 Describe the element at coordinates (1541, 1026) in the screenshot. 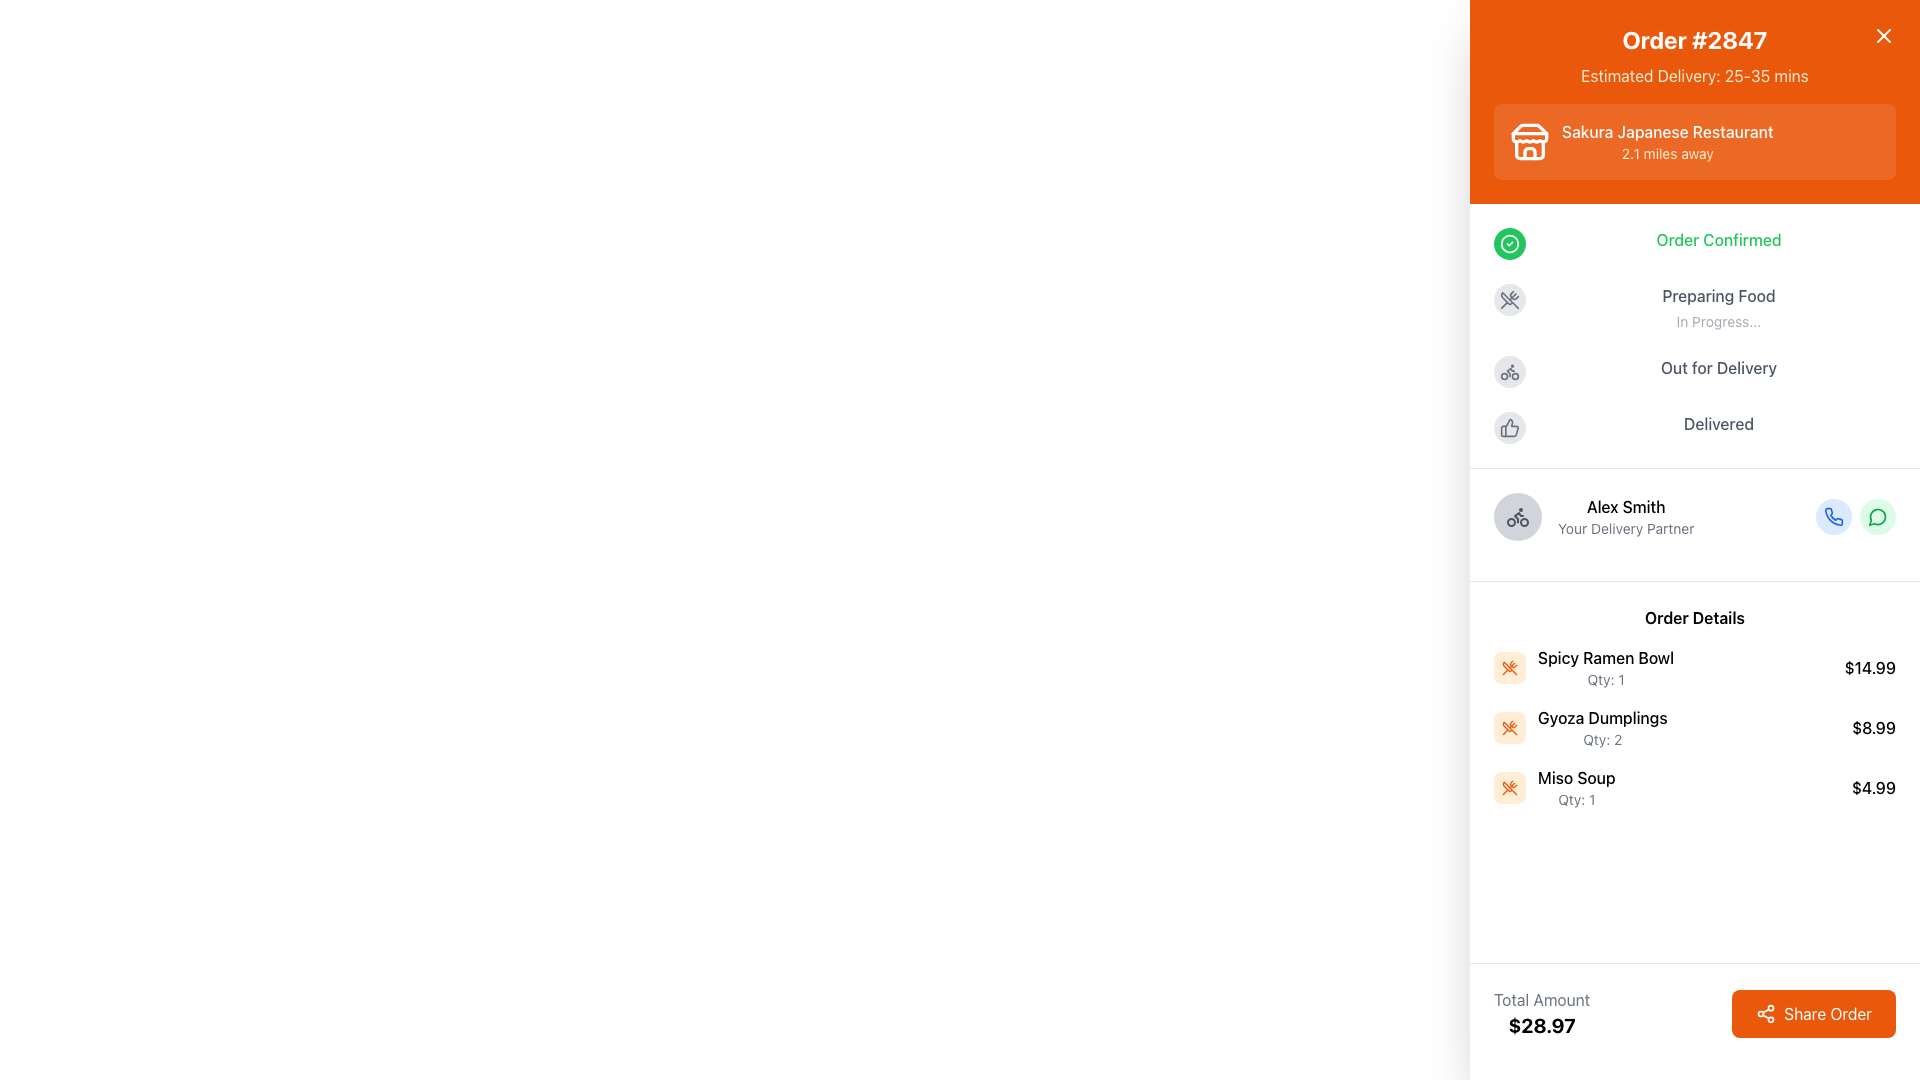

I see `the text displaying the total monetary amount for the order, located at the bottom-right of the interface beneath the 'Total Amount' label and adjacent to the 'Share Order' button` at that location.